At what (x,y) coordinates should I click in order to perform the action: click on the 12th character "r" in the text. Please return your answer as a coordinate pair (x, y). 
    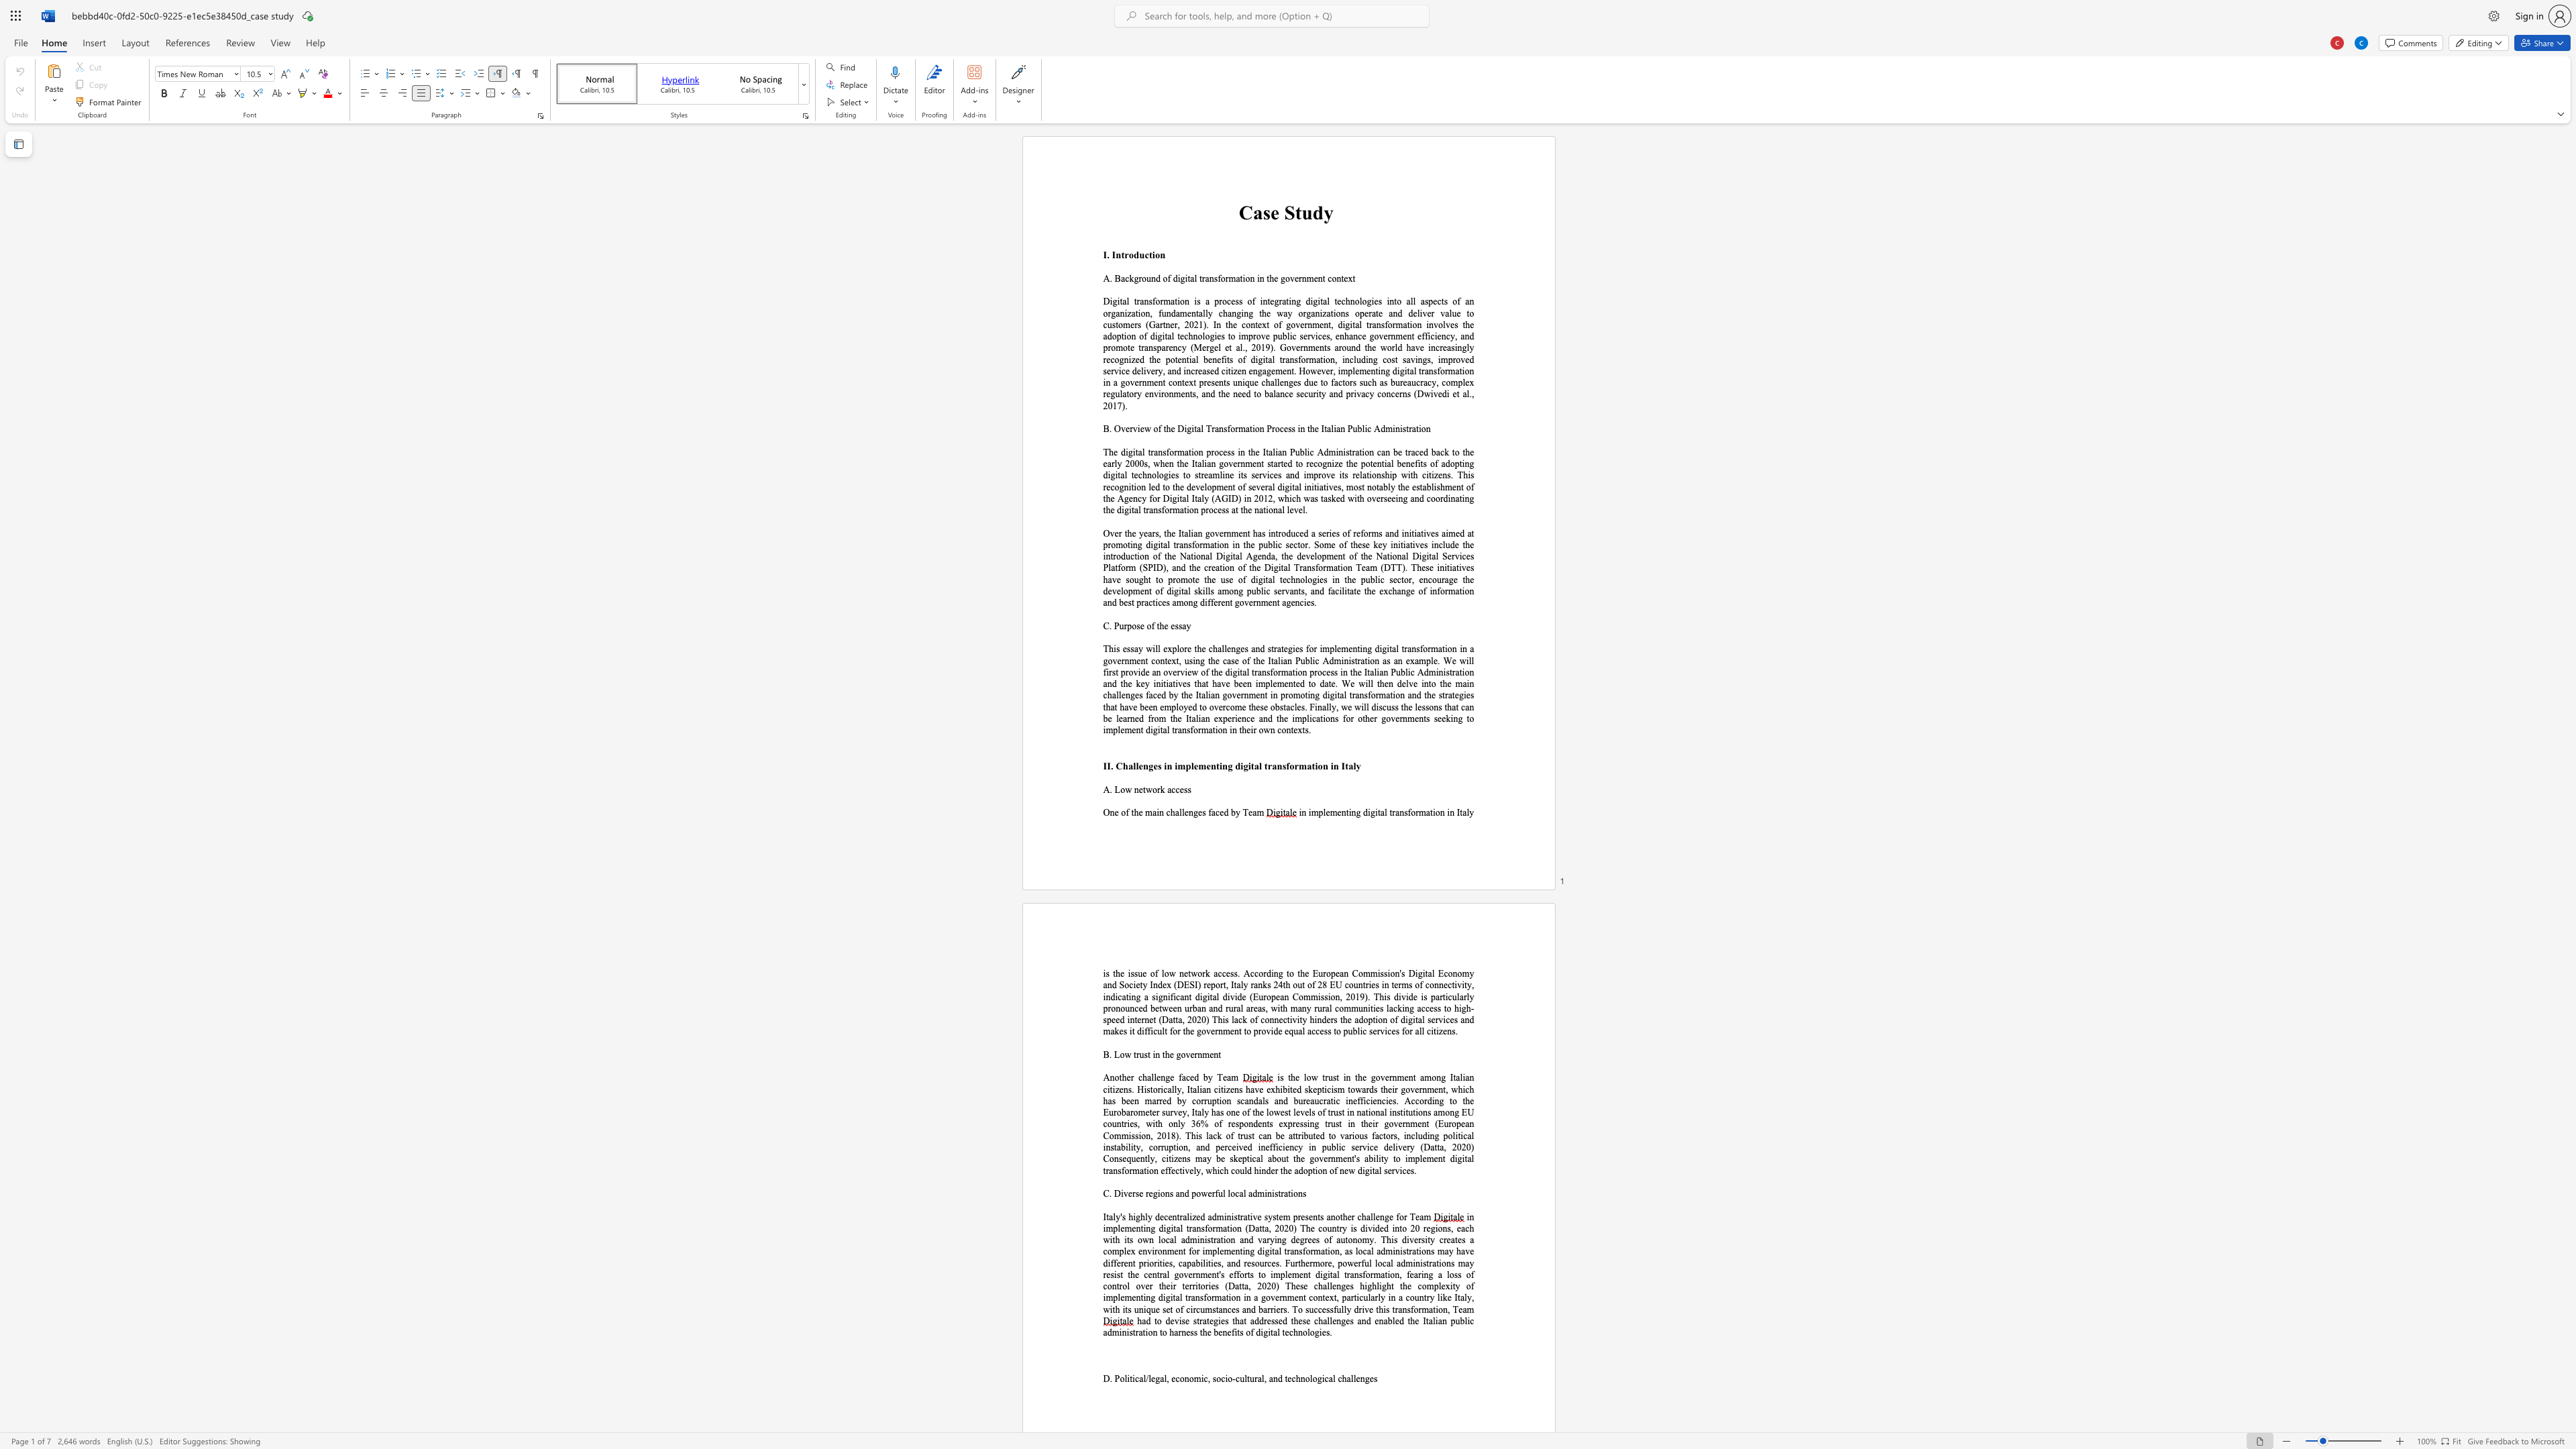
    Looking at the image, I should click on (1141, 347).